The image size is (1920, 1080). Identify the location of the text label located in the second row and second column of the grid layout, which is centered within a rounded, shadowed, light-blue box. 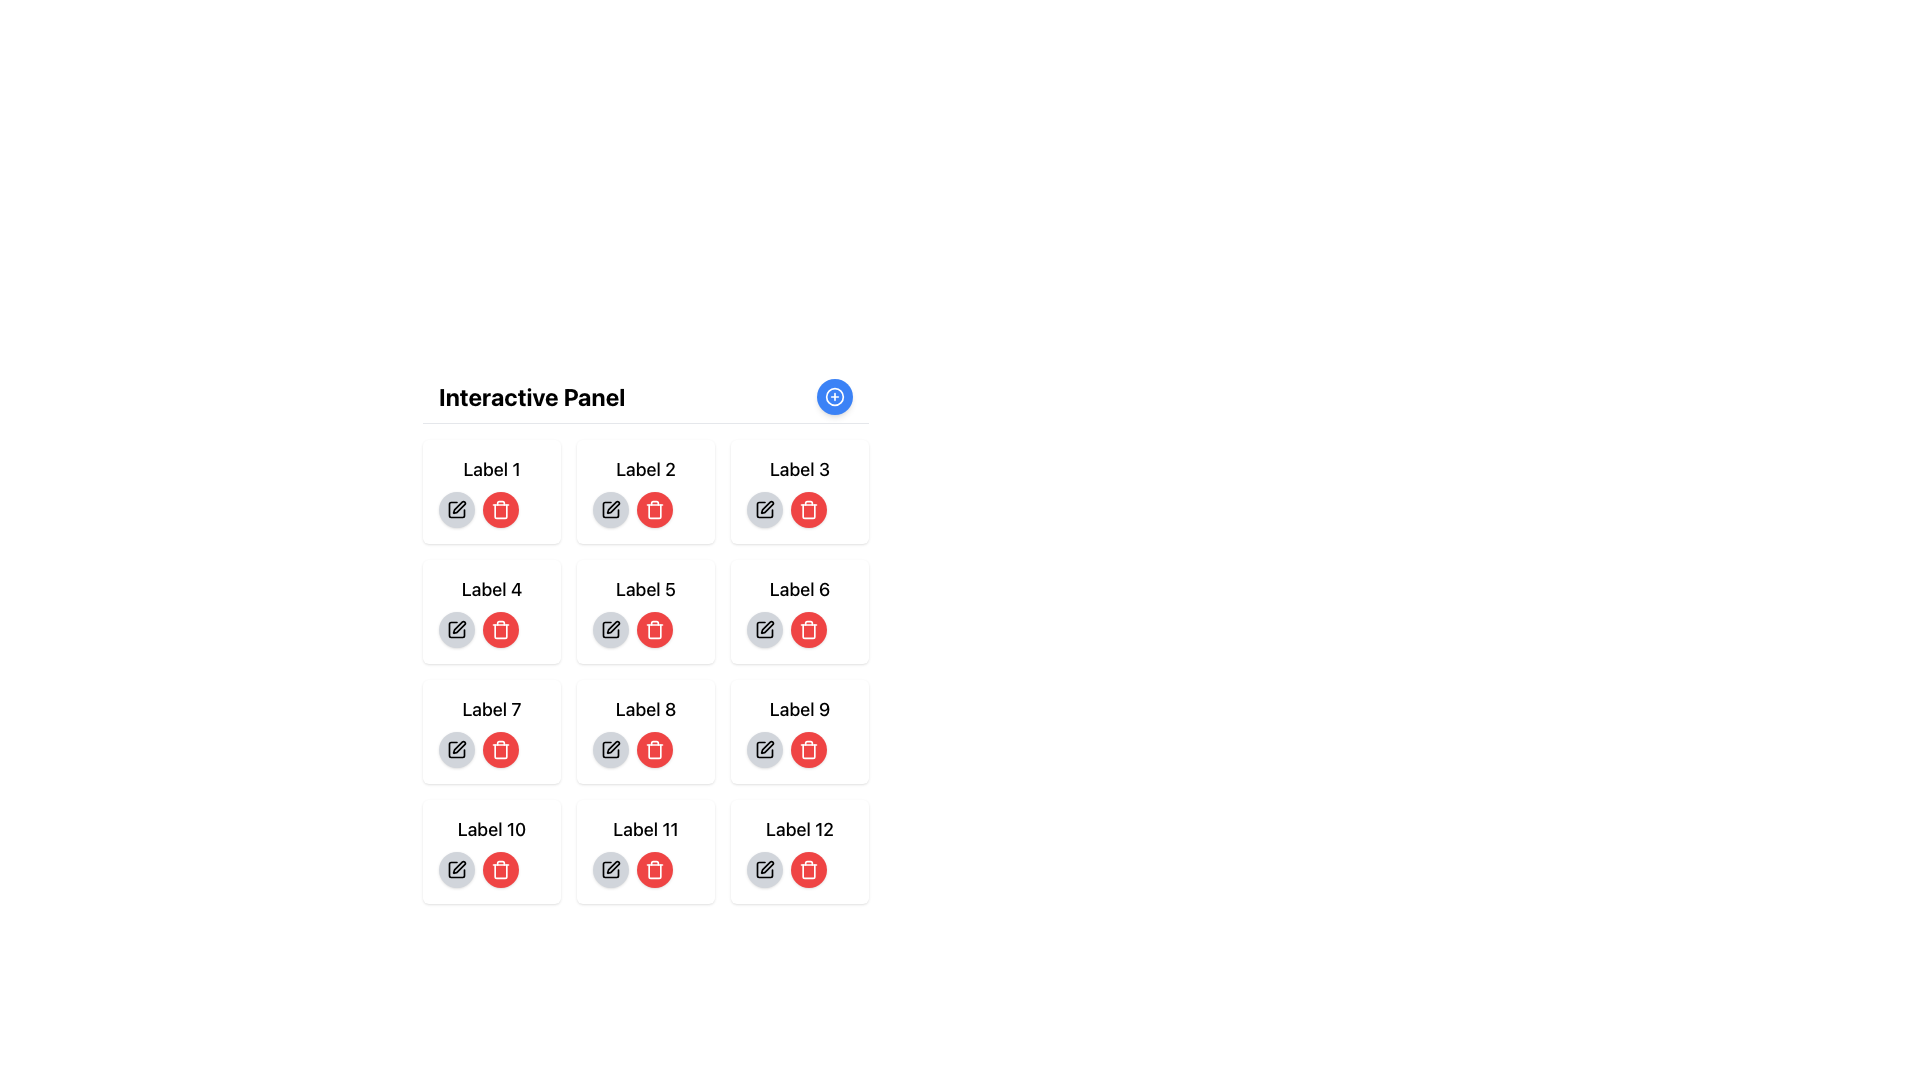
(646, 470).